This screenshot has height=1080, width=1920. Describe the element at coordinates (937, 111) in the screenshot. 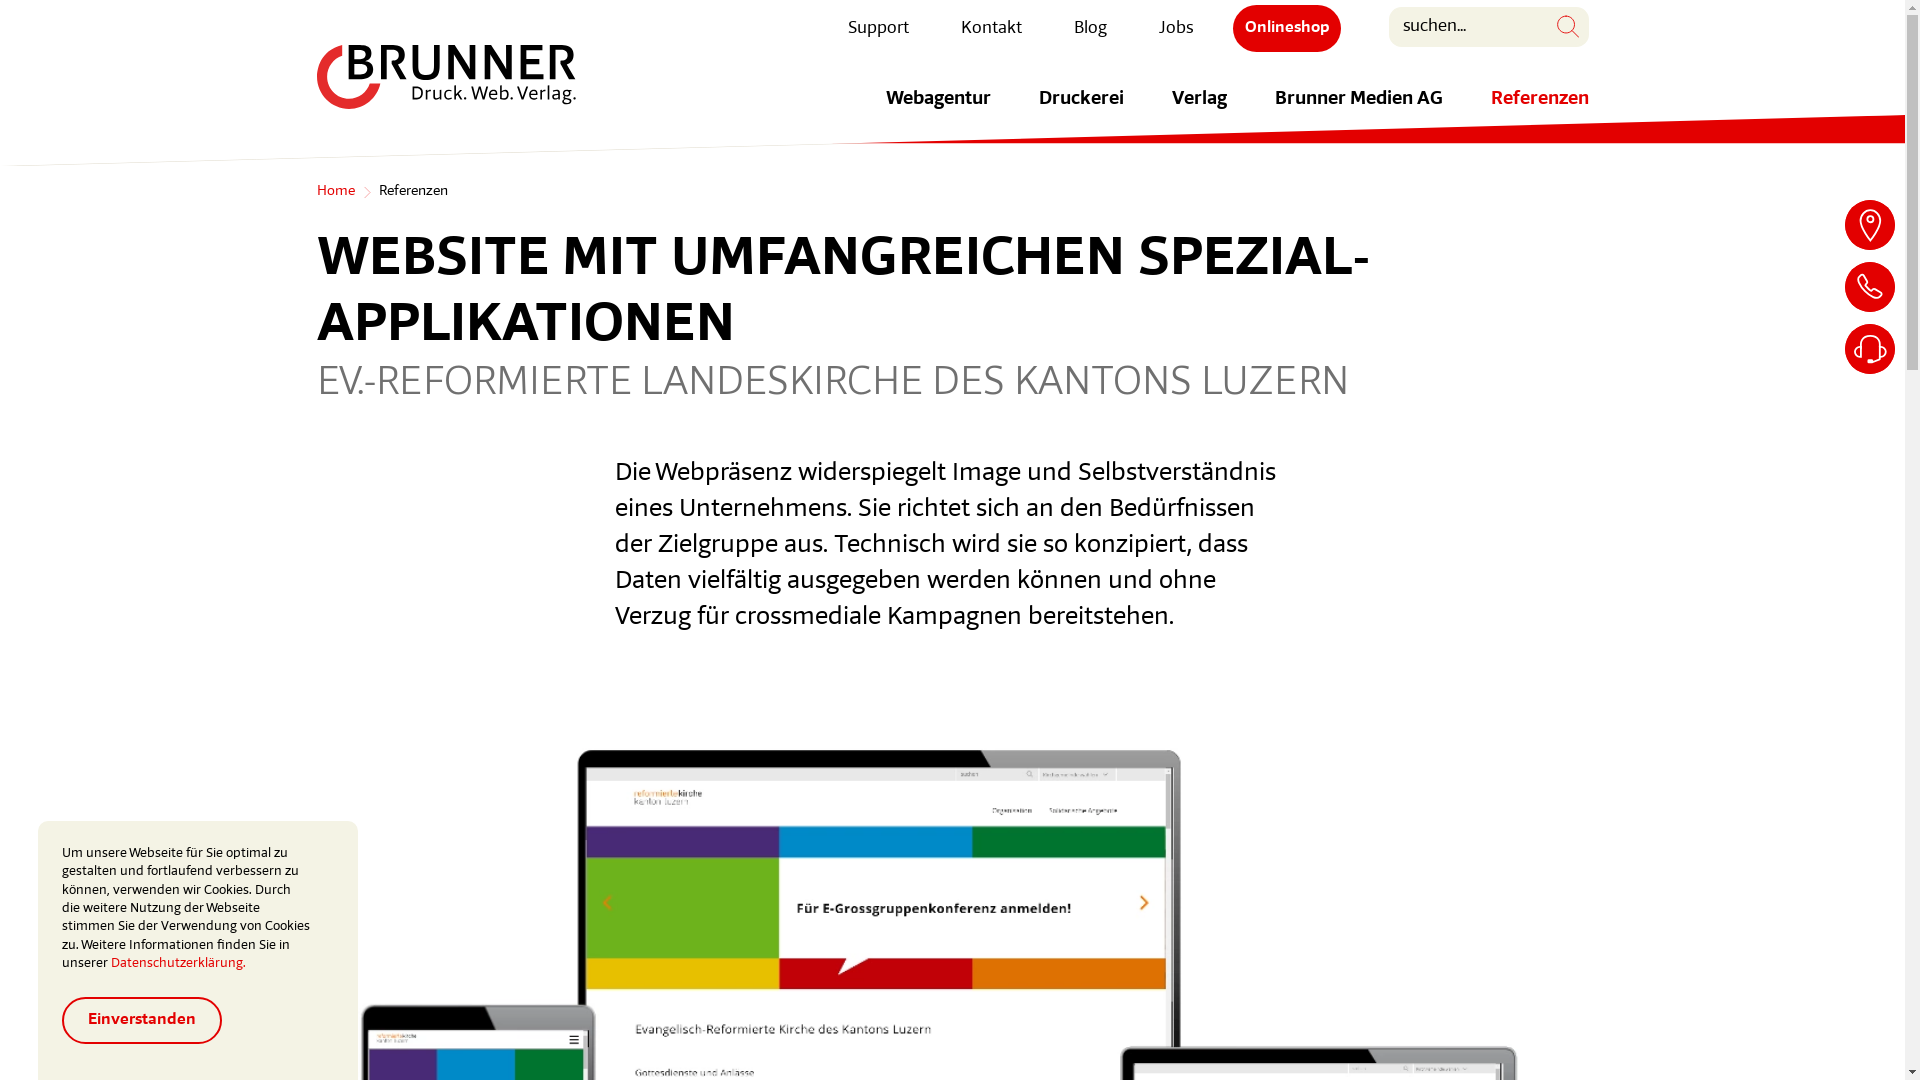

I see `'Webagentur'` at that location.